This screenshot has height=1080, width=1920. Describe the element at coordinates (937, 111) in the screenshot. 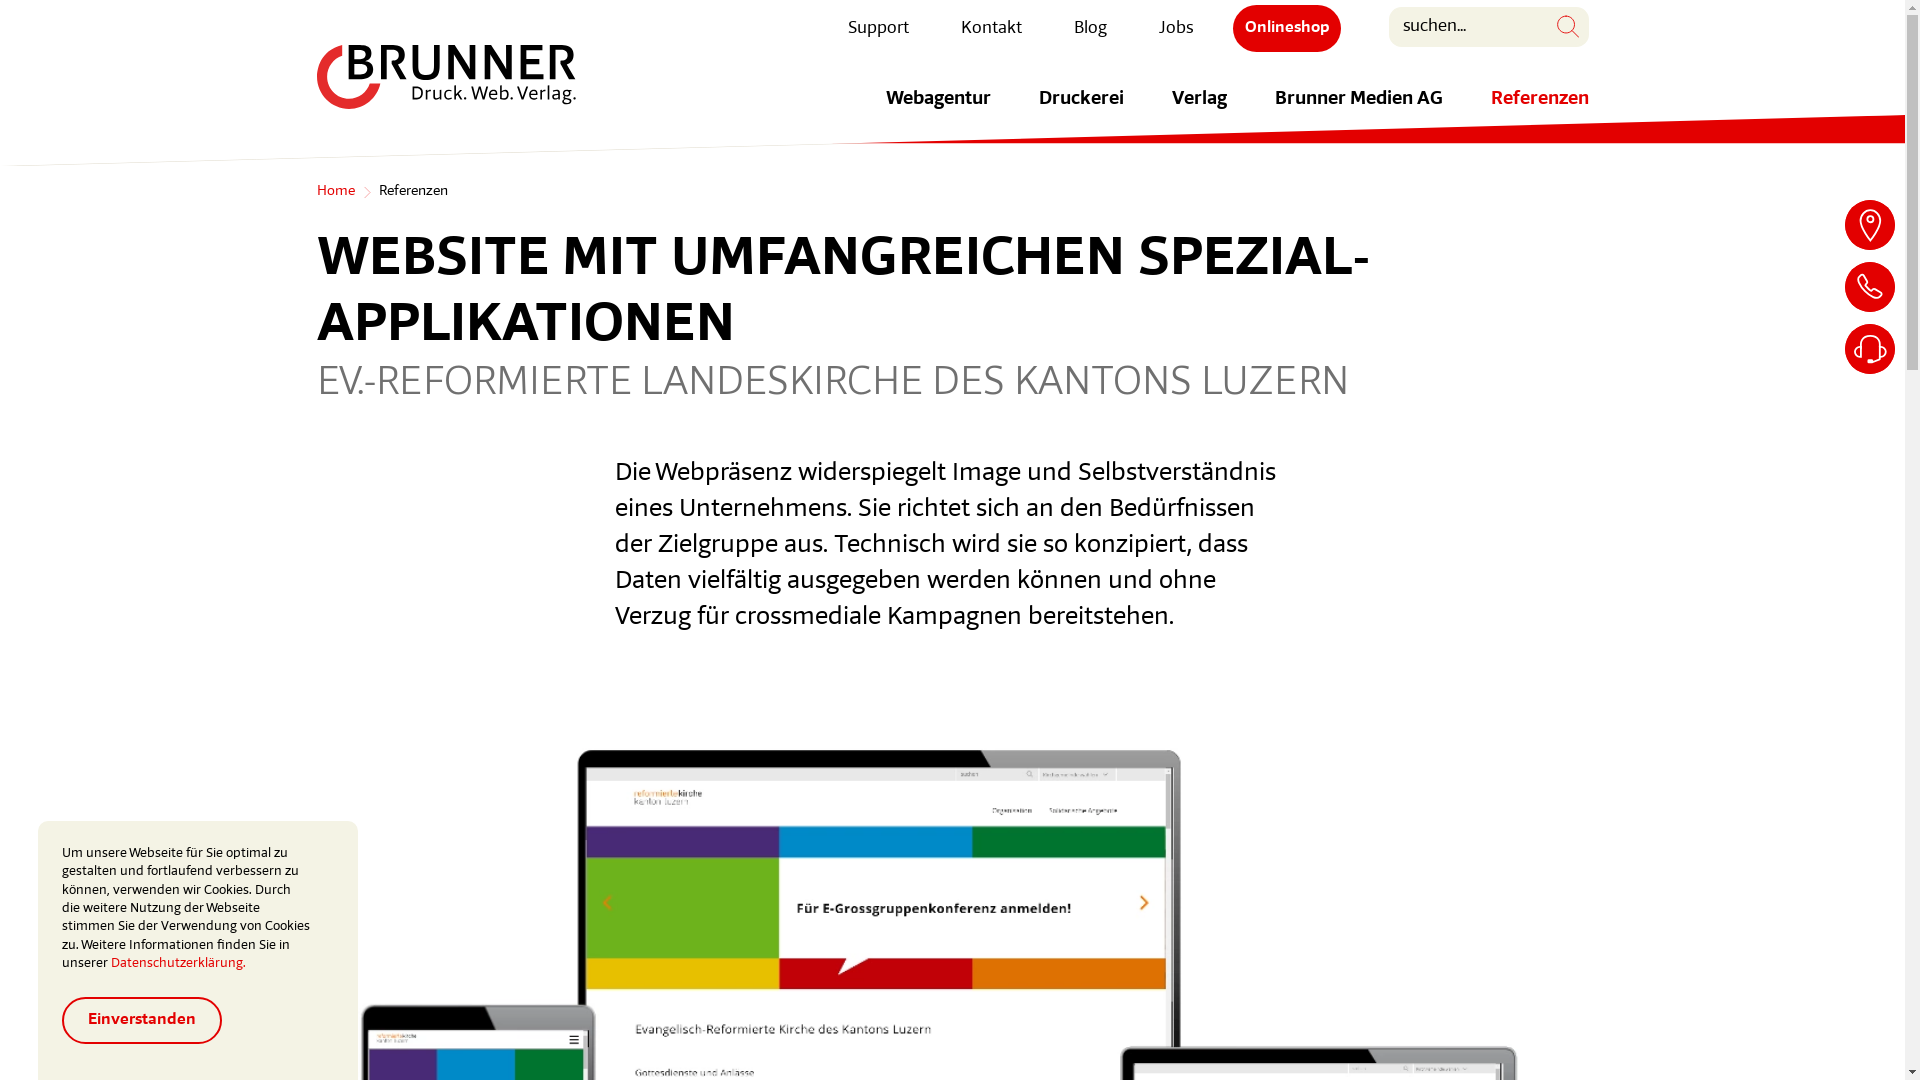

I see `'Webagentur'` at that location.